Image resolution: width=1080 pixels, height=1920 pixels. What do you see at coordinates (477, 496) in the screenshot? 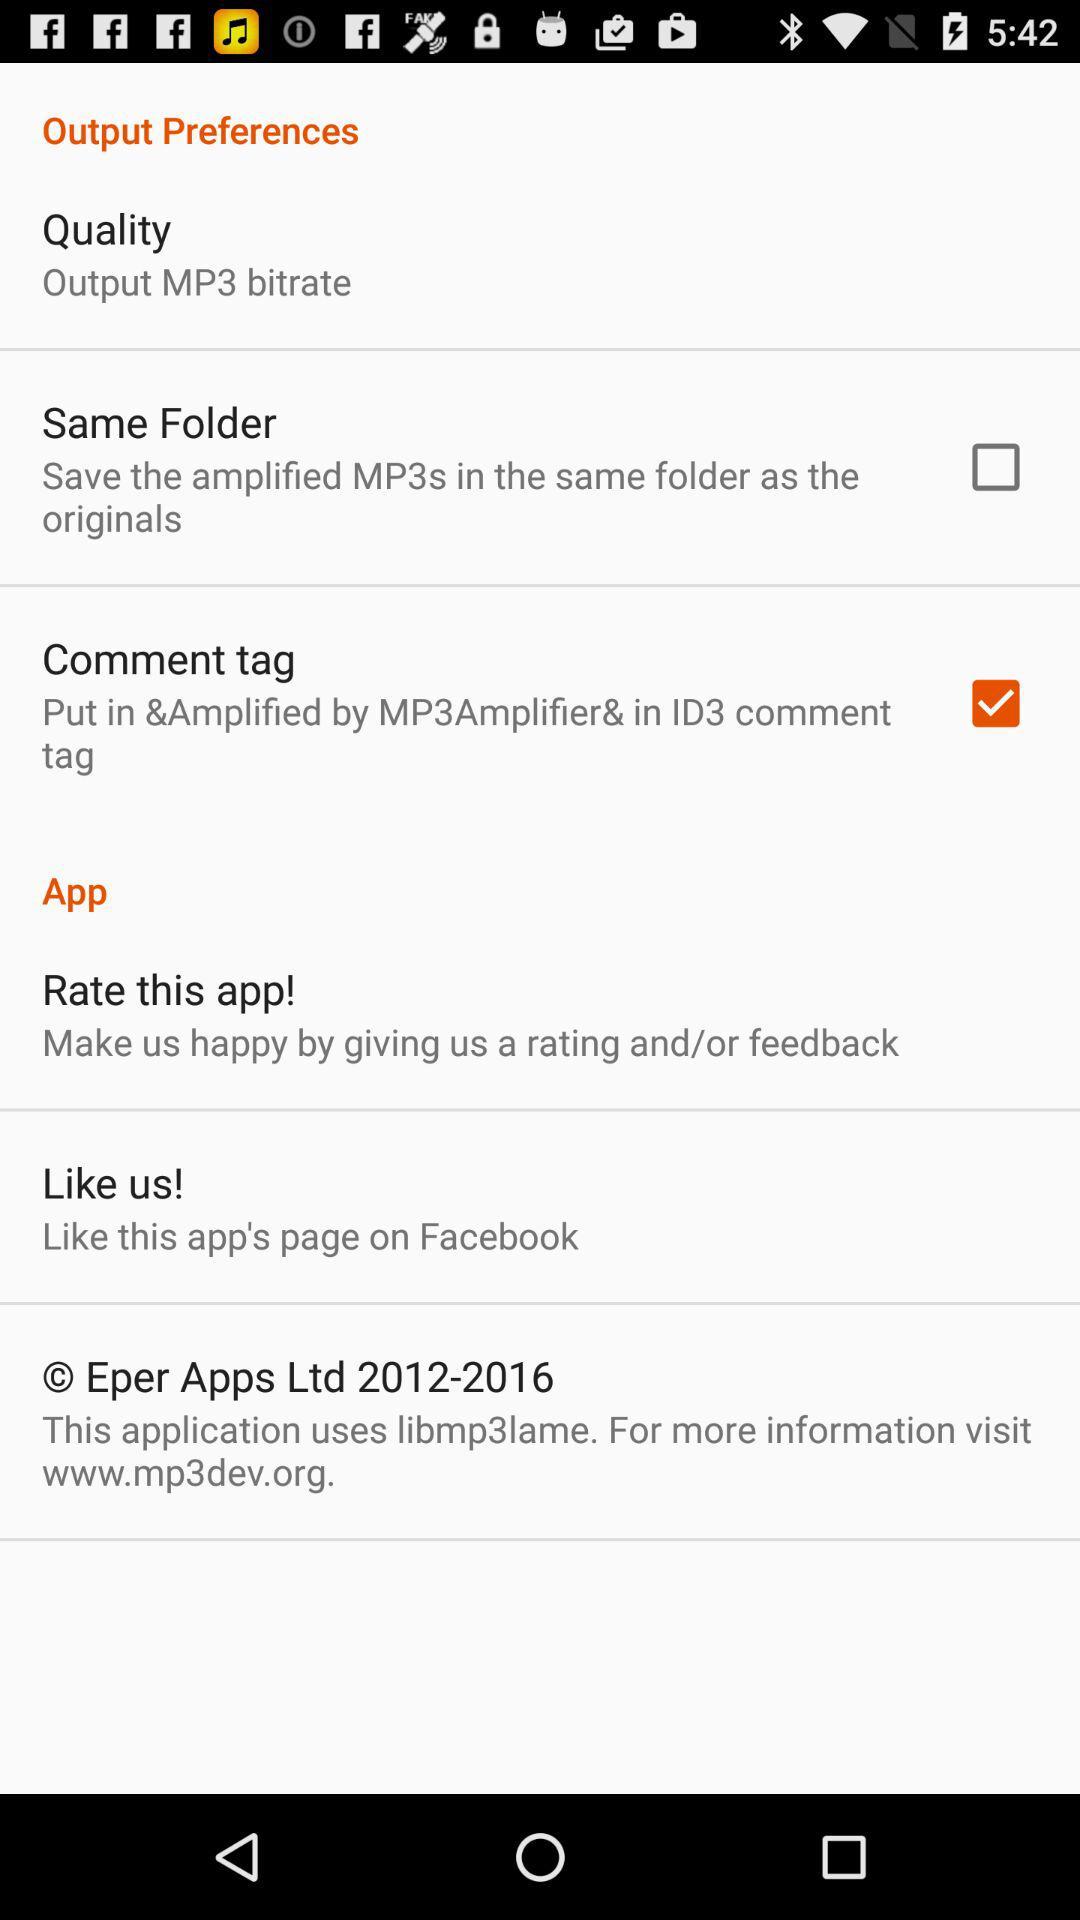
I see `the icon below the same folder item` at bounding box center [477, 496].